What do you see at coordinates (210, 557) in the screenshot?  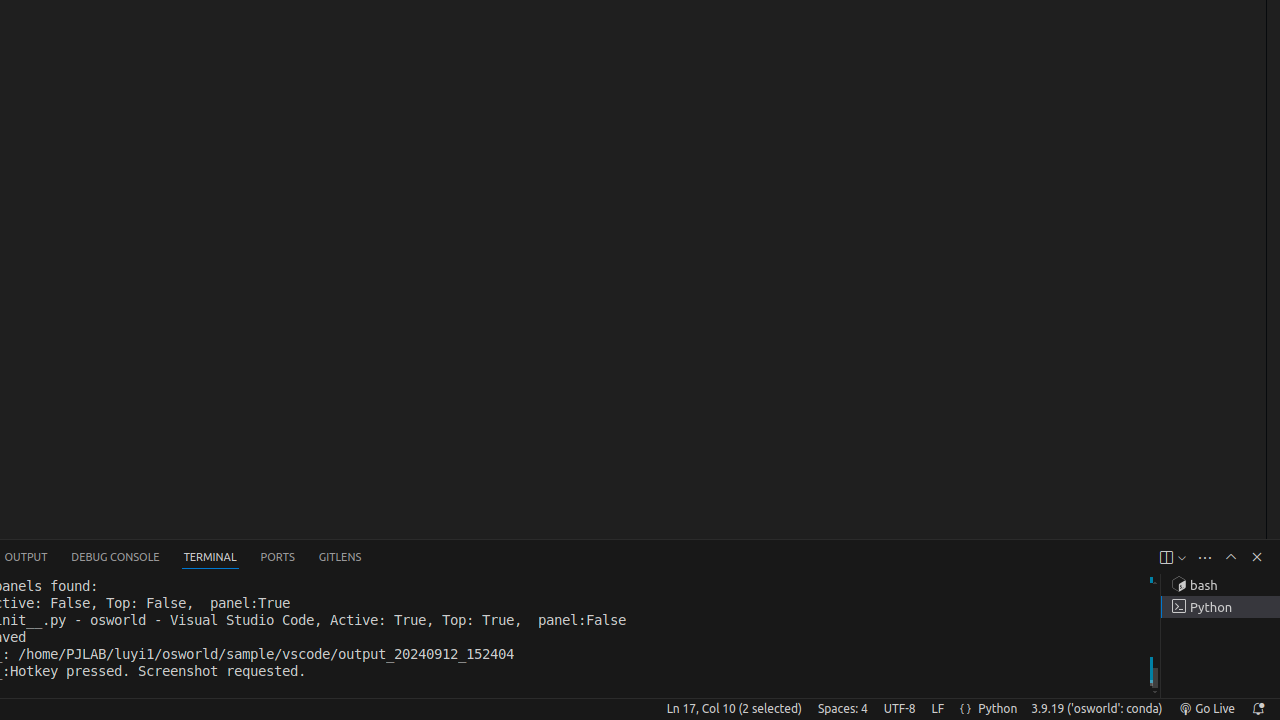 I see `'Terminal (Ctrl+`)'` at bounding box center [210, 557].